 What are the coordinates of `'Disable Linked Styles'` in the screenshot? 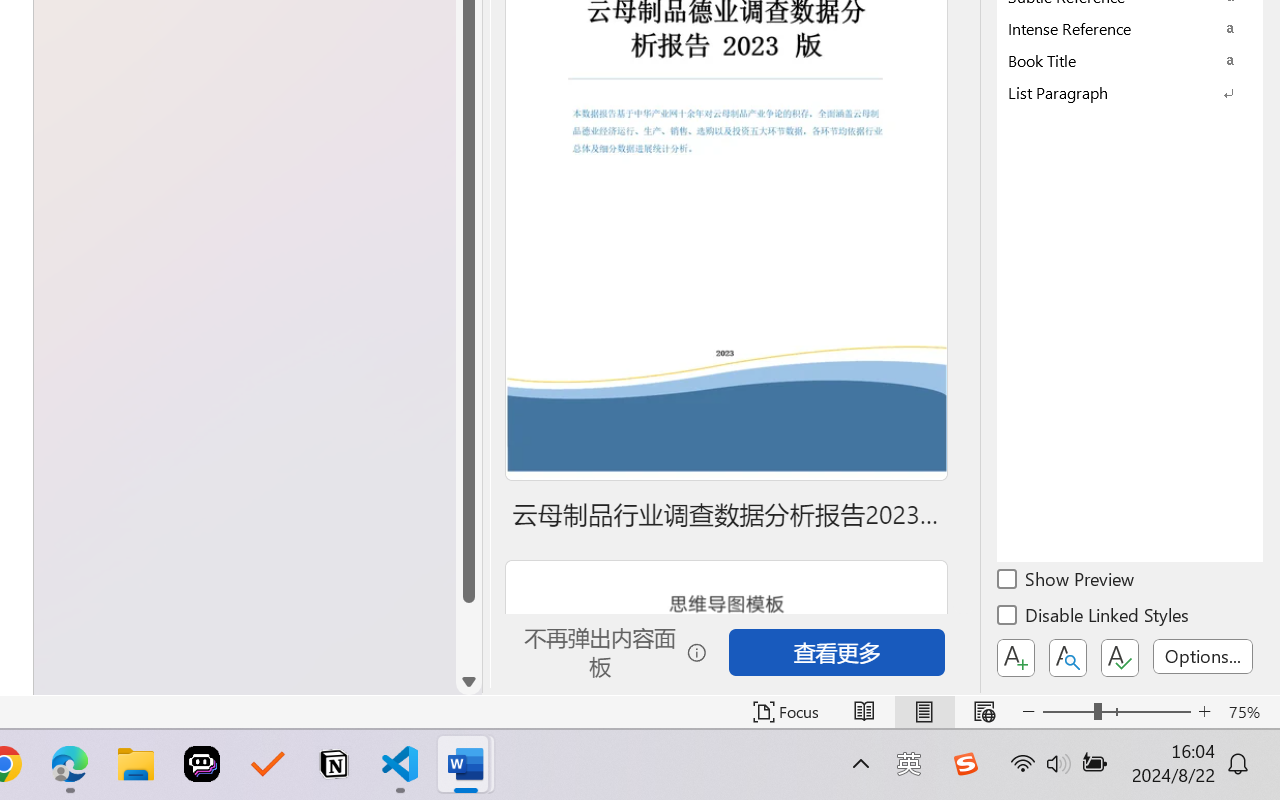 It's located at (1094, 618).